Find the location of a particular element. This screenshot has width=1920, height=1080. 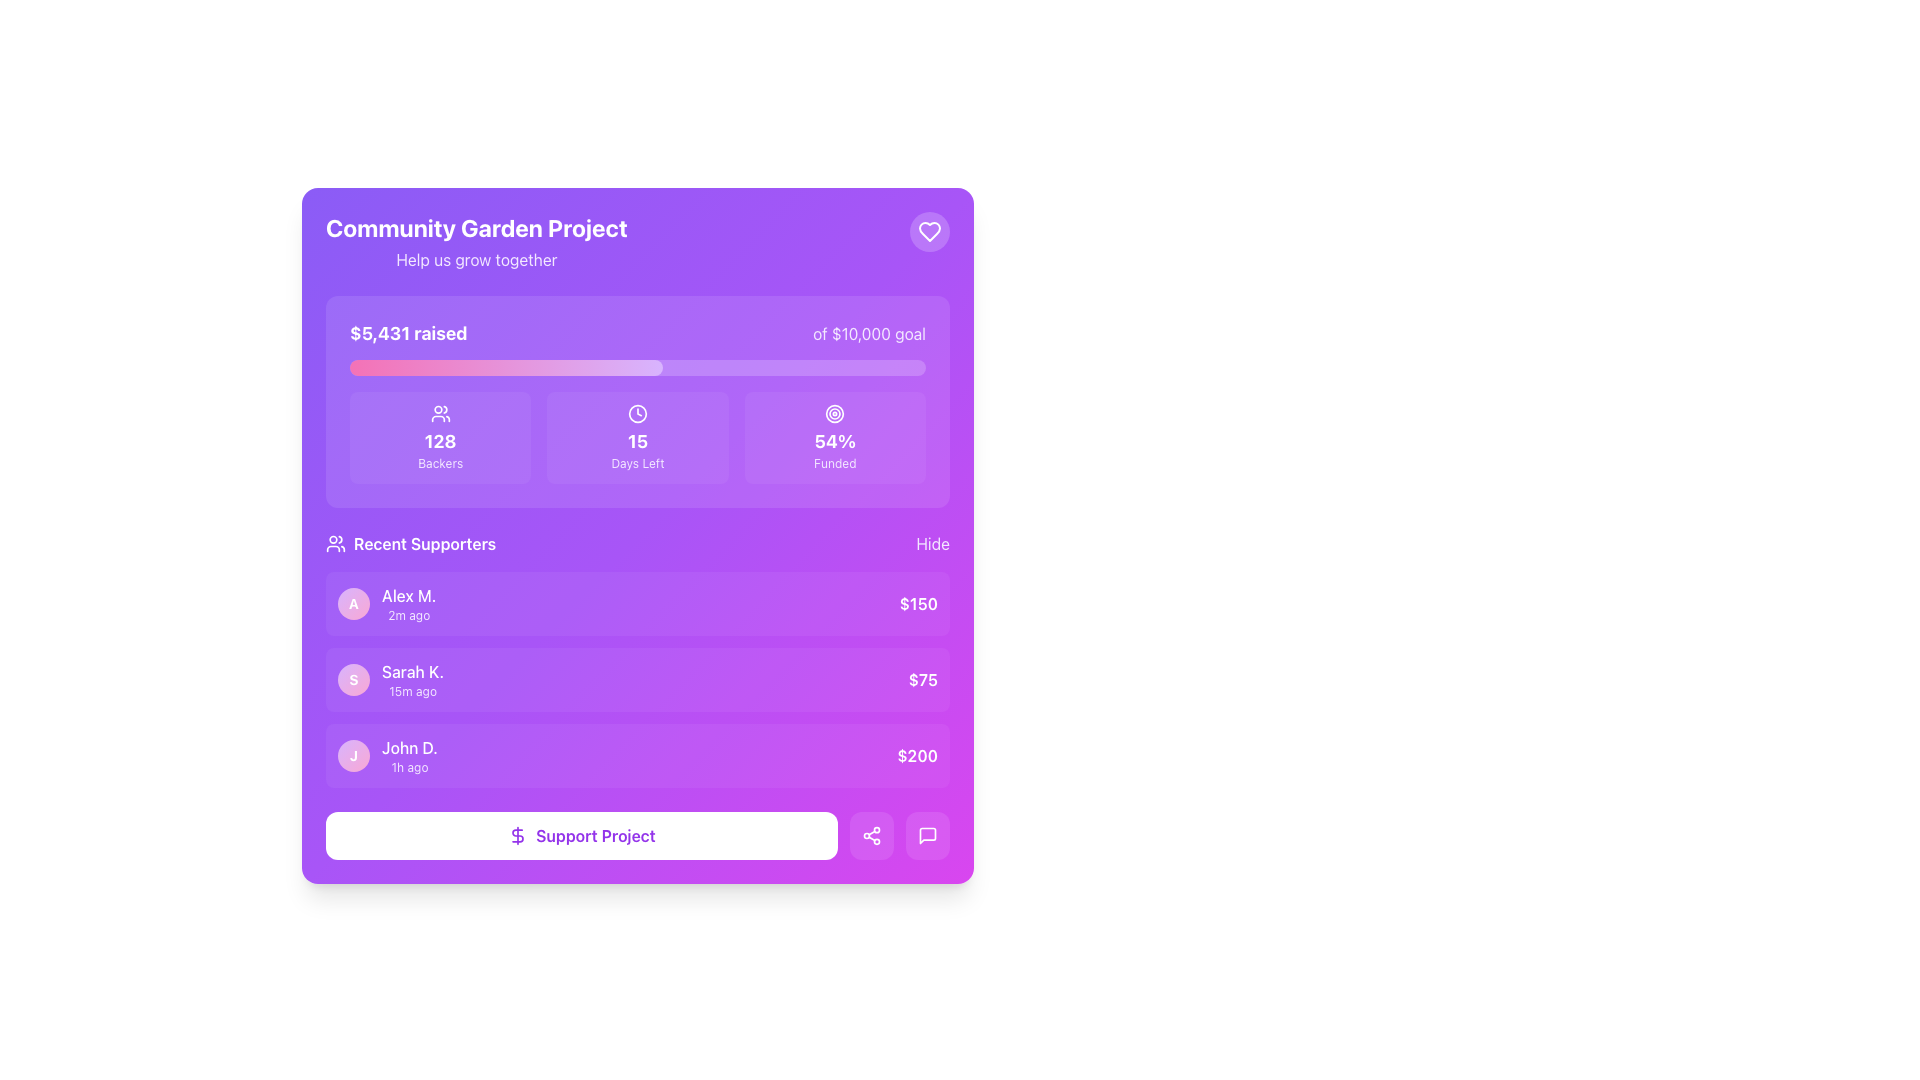

the small clock icon, which is an SVG graphic with a circle shape and clock hands, located in the second card displaying '15 Days Left' is located at coordinates (637, 412).